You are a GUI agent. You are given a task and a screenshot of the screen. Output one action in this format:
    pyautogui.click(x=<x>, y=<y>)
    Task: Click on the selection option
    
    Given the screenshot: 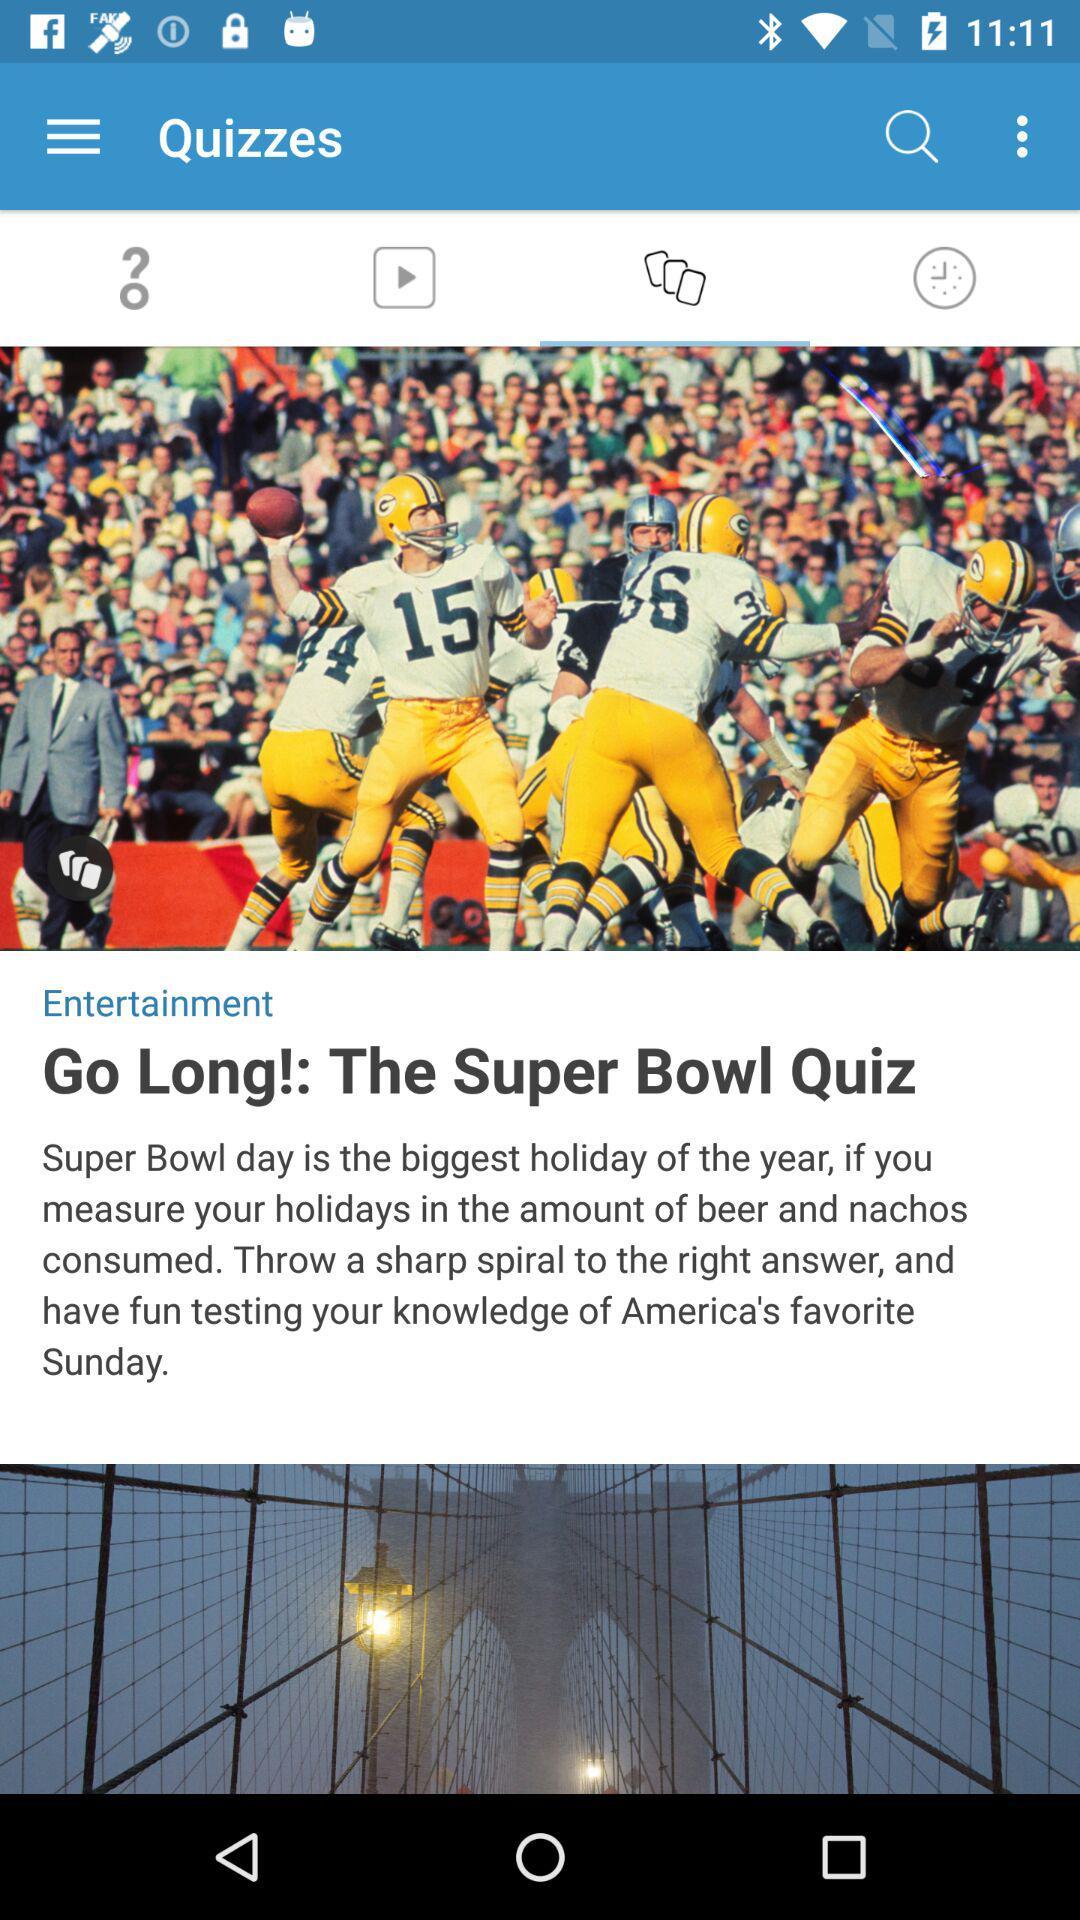 What is the action you would take?
    pyautogui.click(x=79, y=870)
    